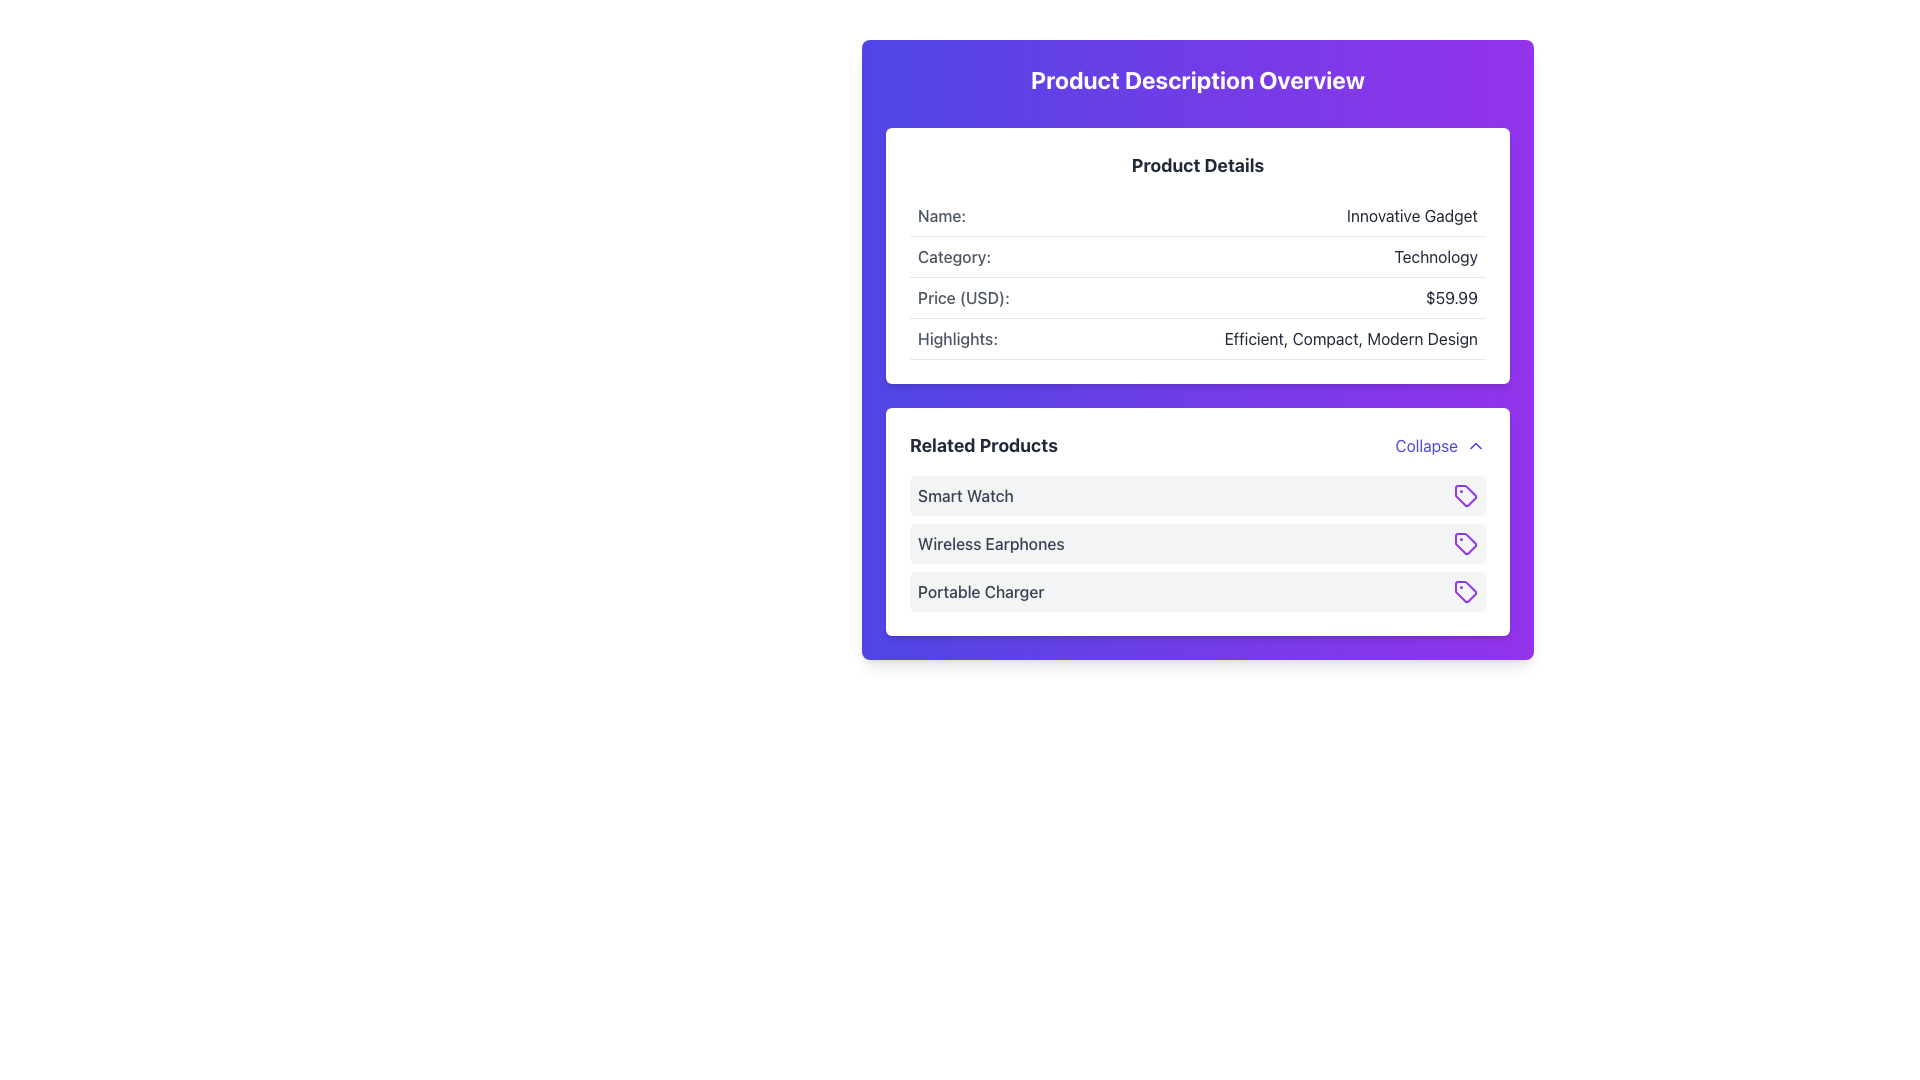 The height and width of the screenshot is (1080, 1920). Describe the element at coordinates (940, 216) in the screenshot. I see `text label that reads 'Name:' located in the upper-left section of the 'Product Details' box on the webpage` at that location.